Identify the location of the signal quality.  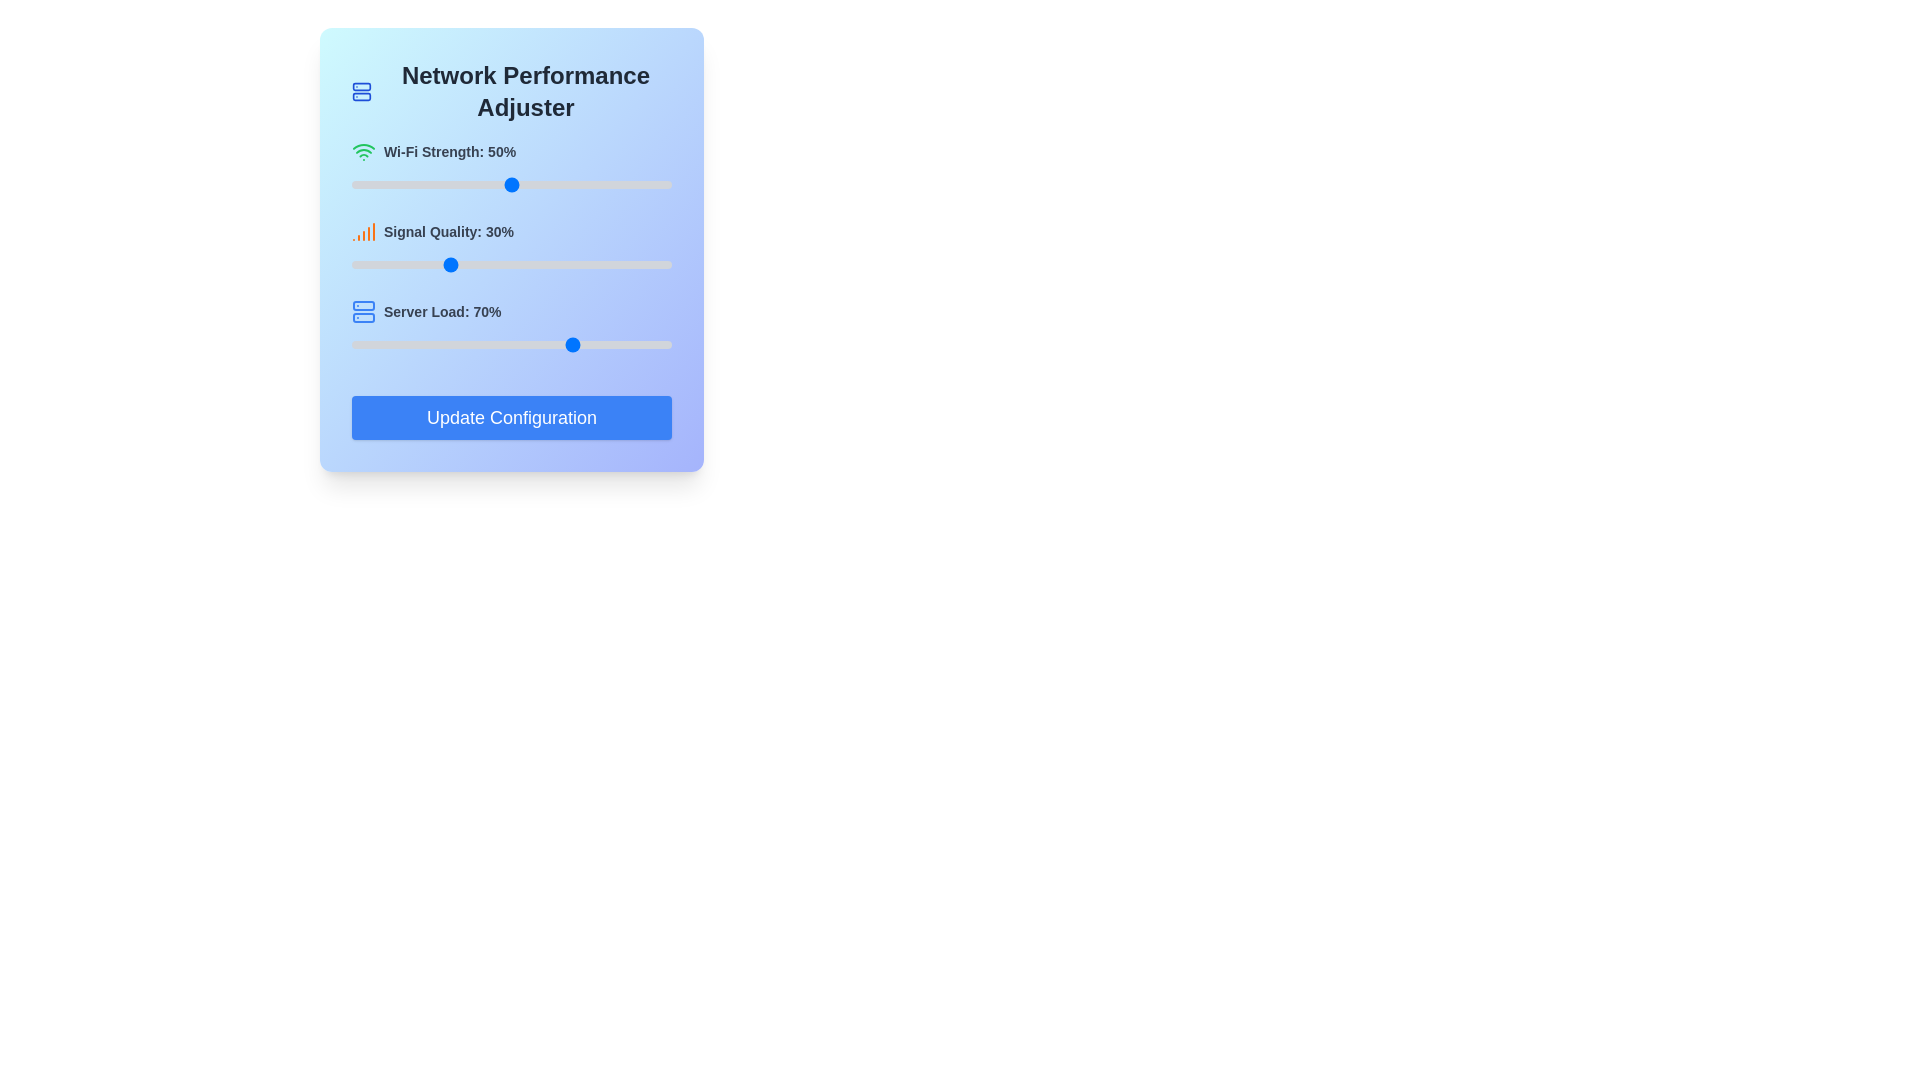
(489, 264).